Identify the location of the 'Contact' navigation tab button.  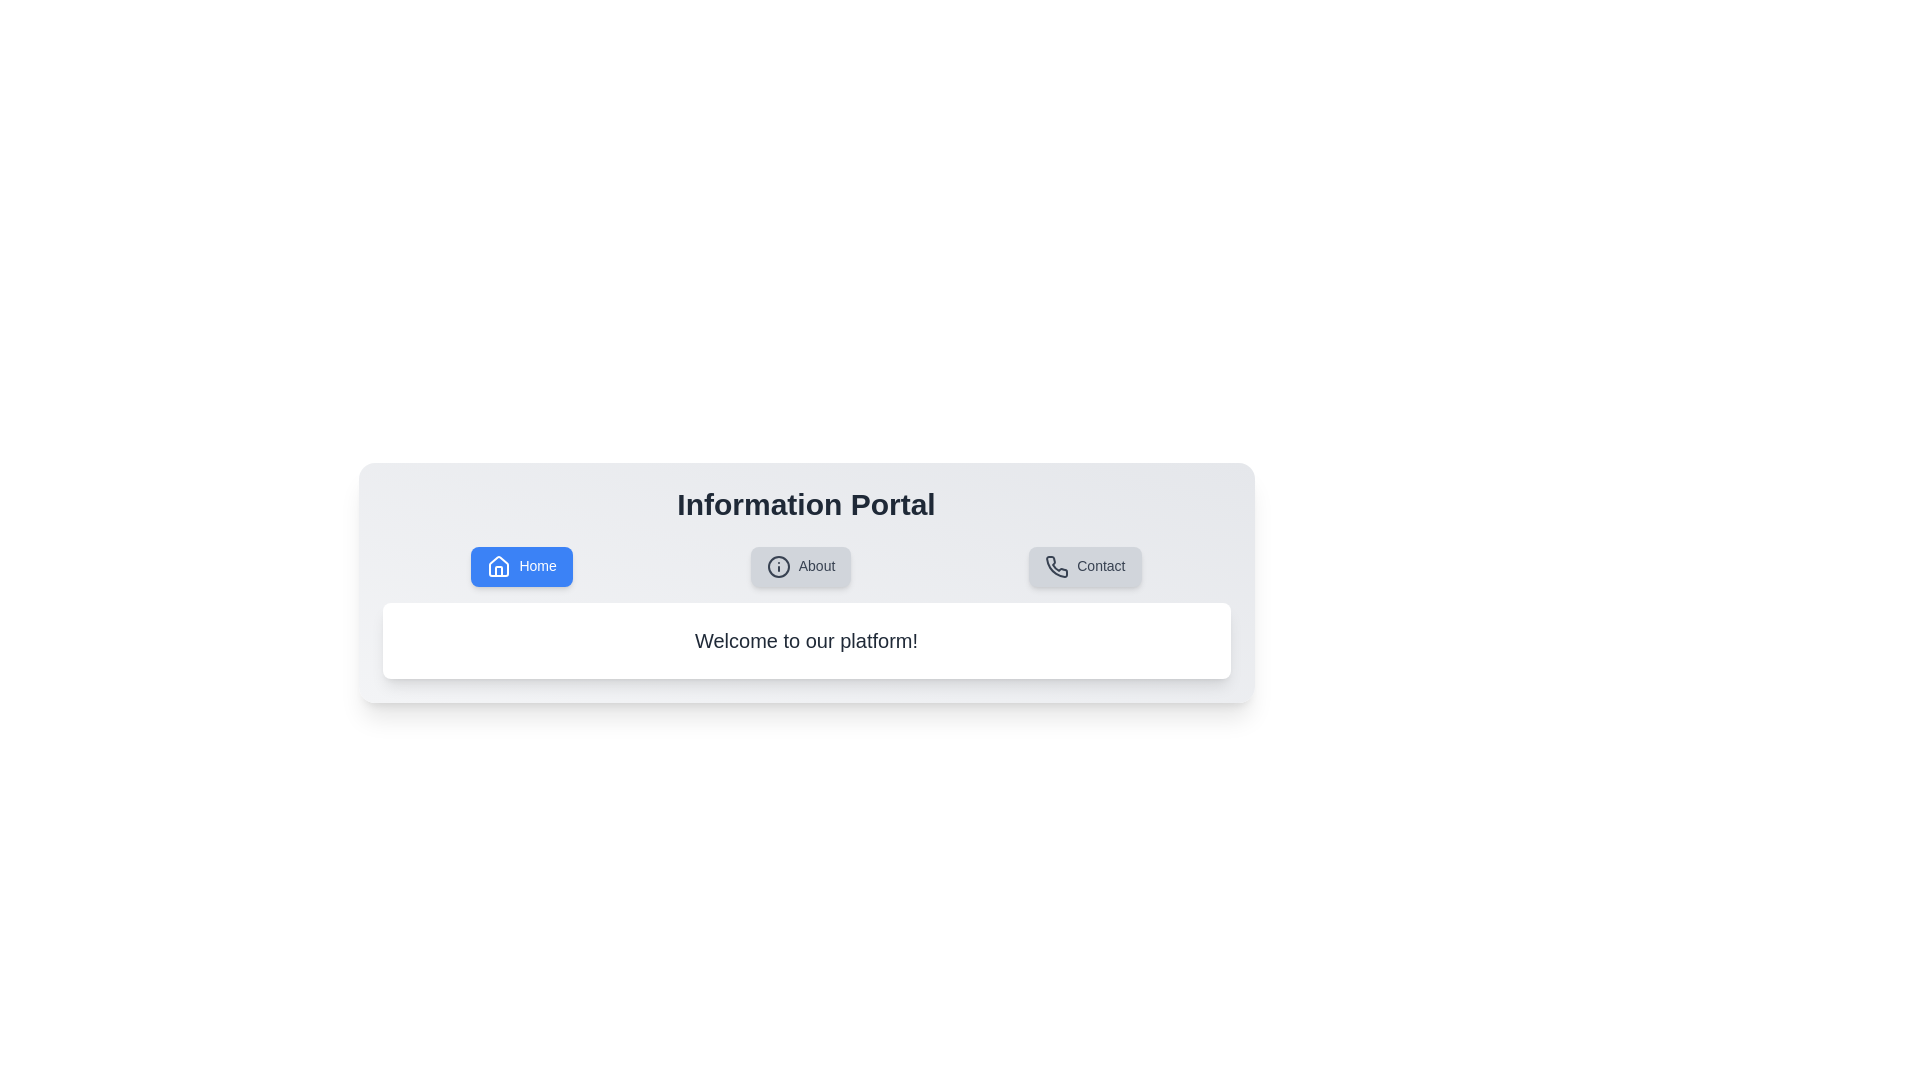
(1084, 567).